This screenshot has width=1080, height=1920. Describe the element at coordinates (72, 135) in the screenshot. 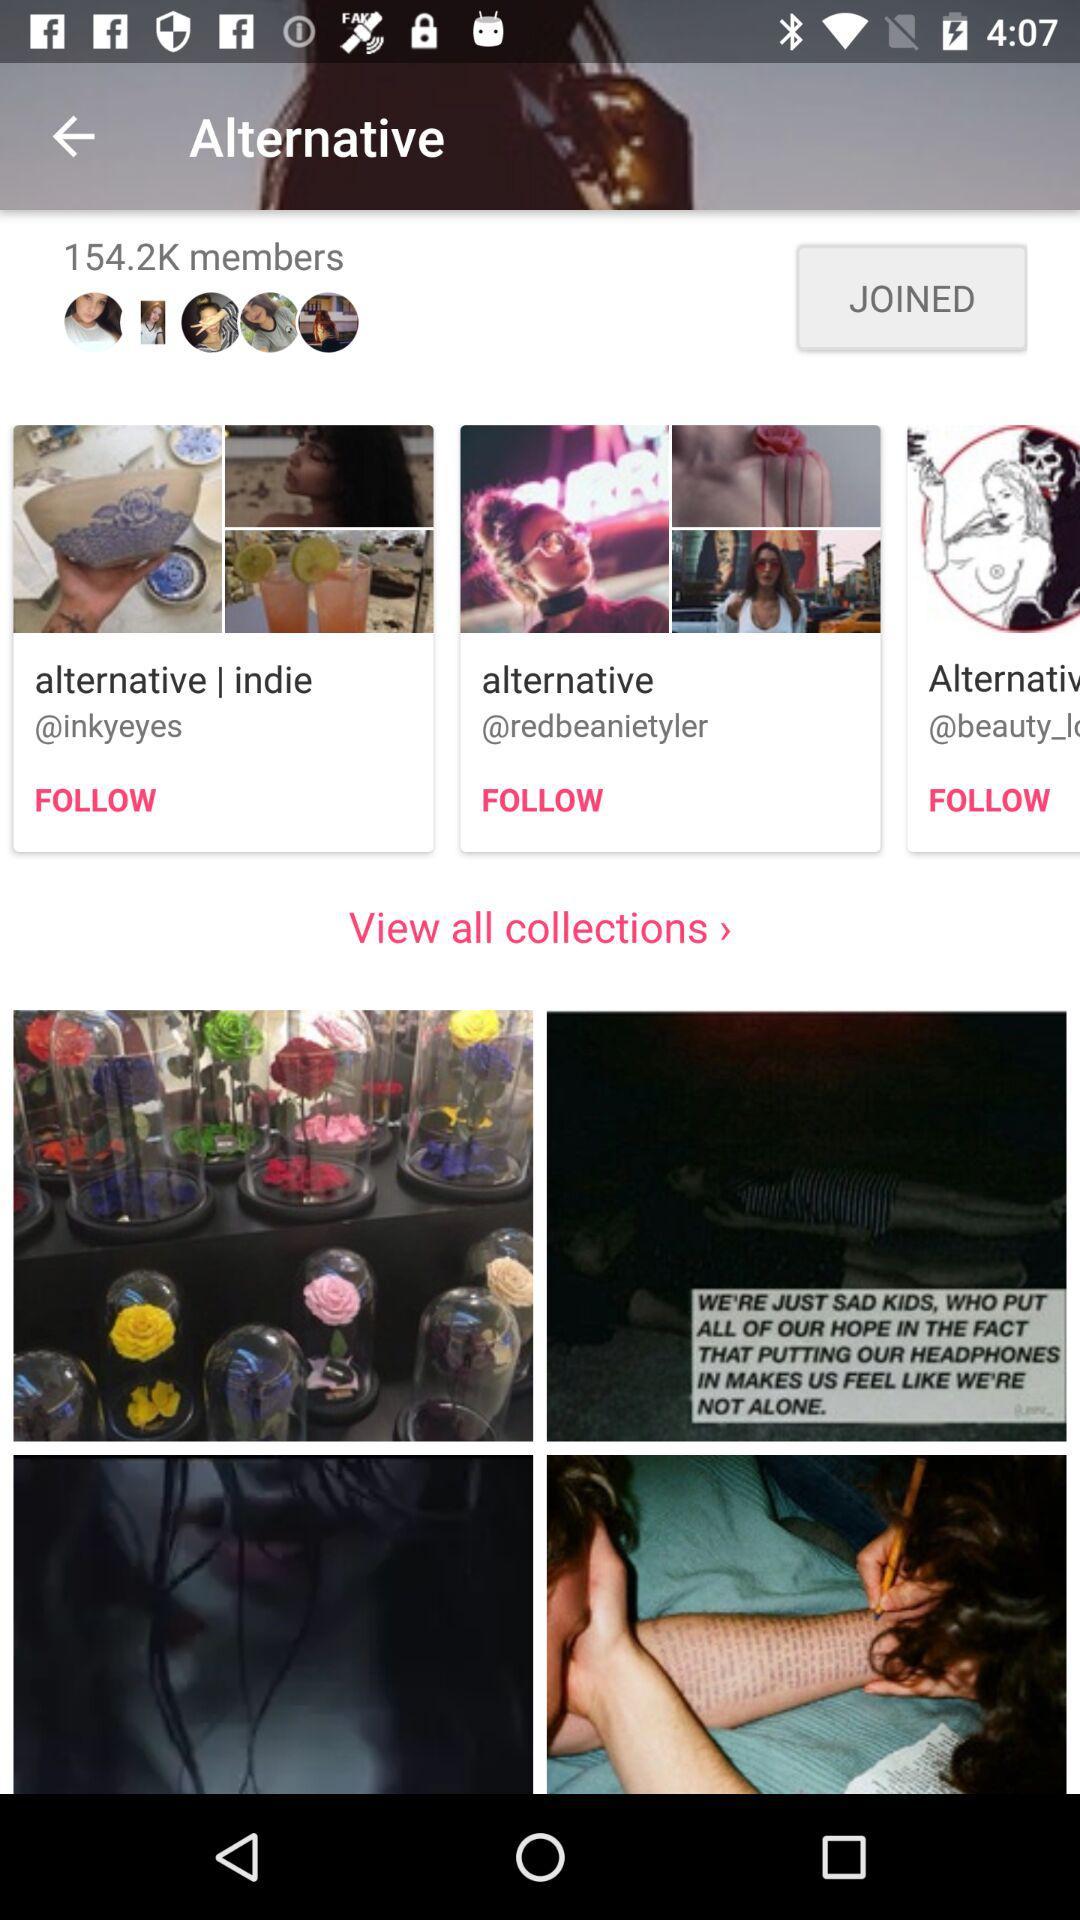

I see `the item next to alternative` at that location.